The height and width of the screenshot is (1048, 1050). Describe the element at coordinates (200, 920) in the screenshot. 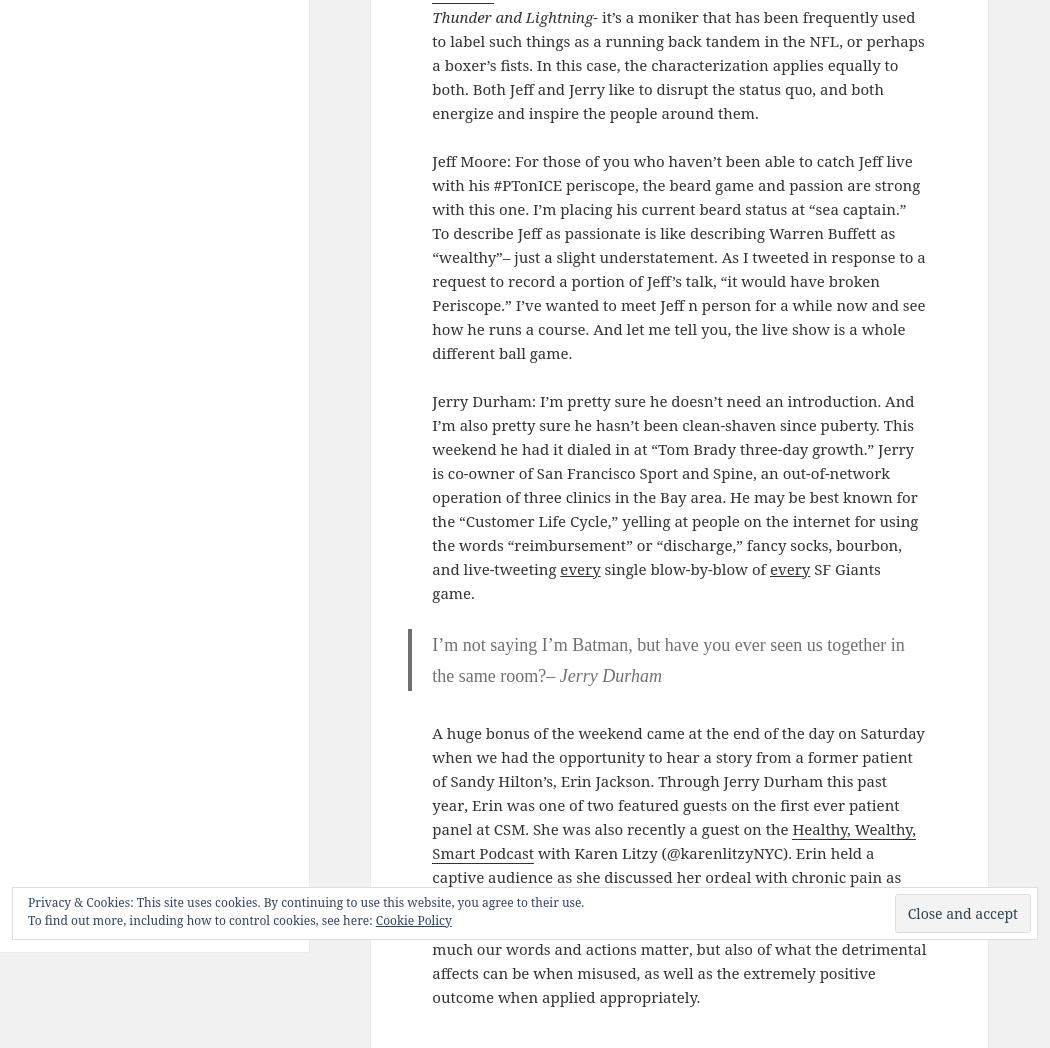

I see `'To find out more, including how to control cookies, see here:'` at that location.